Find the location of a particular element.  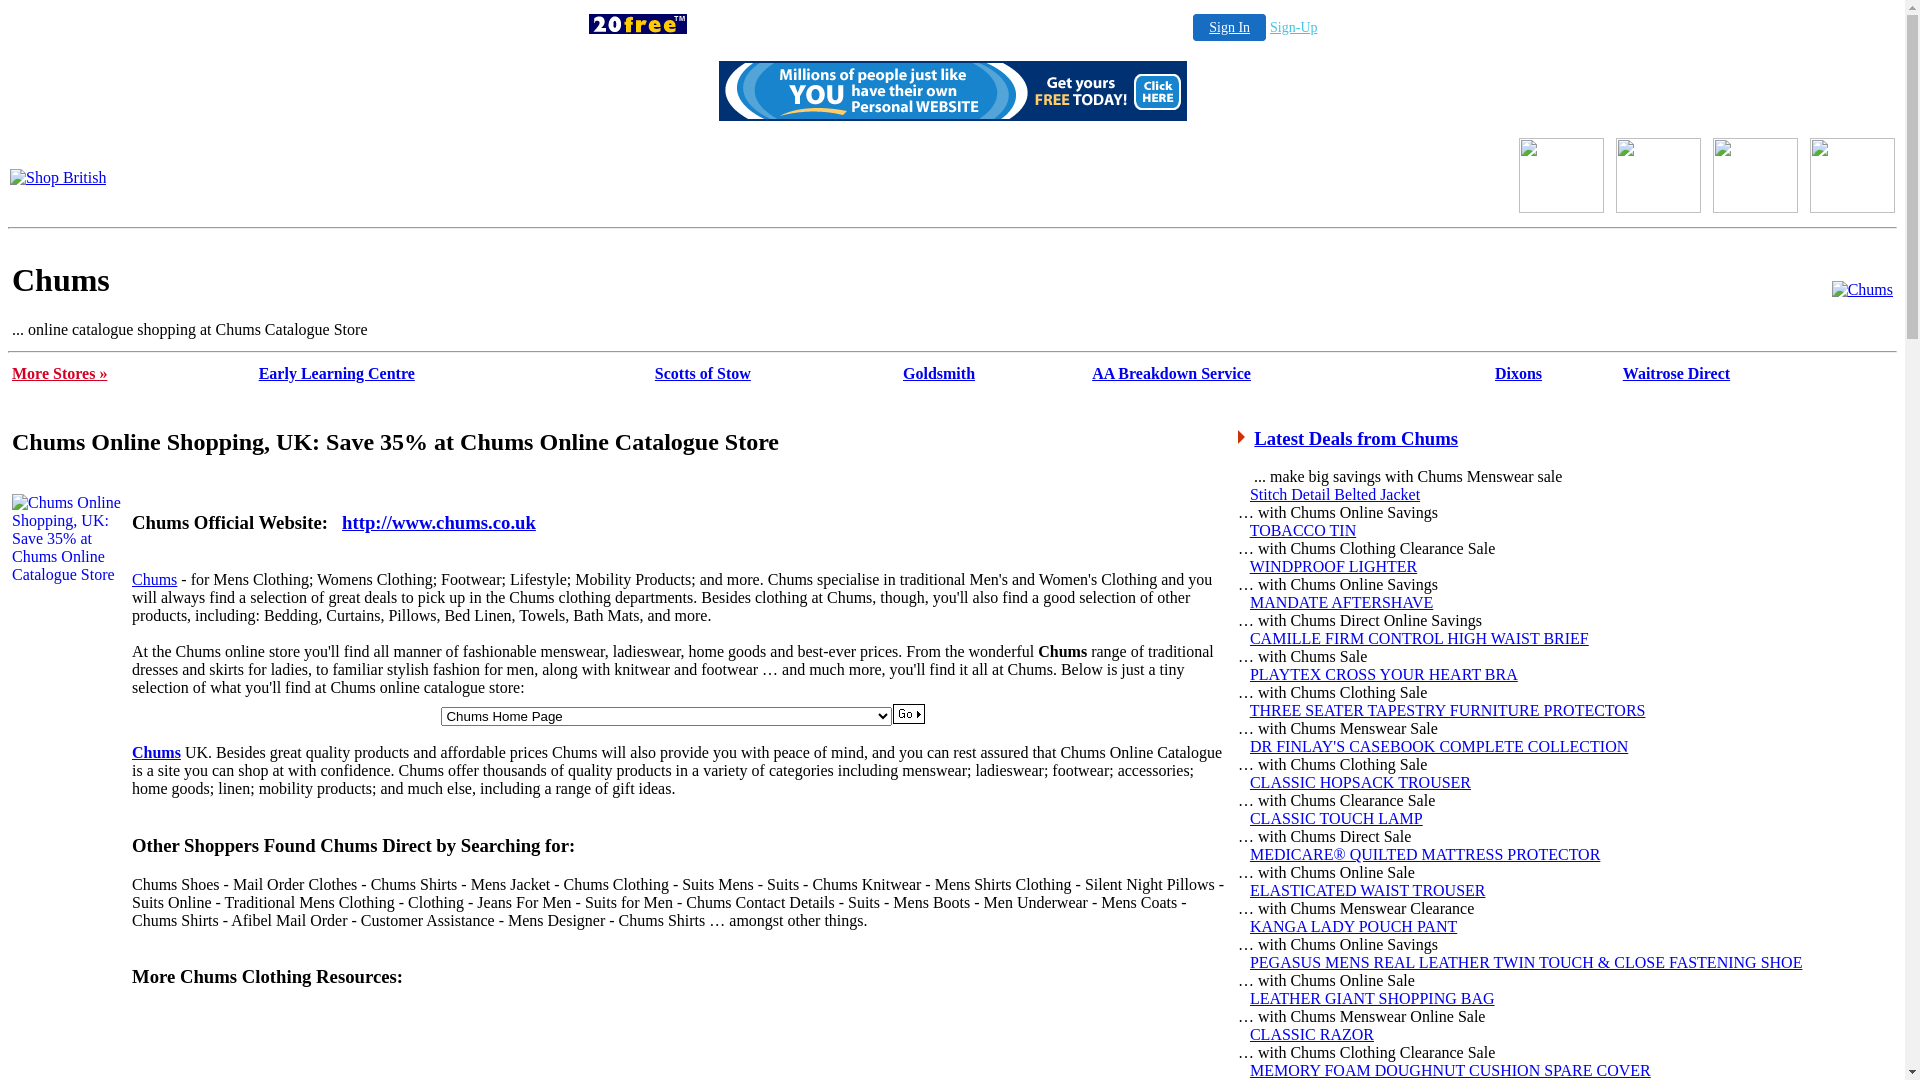

'Shop British' is located at coordinates (9, 175).